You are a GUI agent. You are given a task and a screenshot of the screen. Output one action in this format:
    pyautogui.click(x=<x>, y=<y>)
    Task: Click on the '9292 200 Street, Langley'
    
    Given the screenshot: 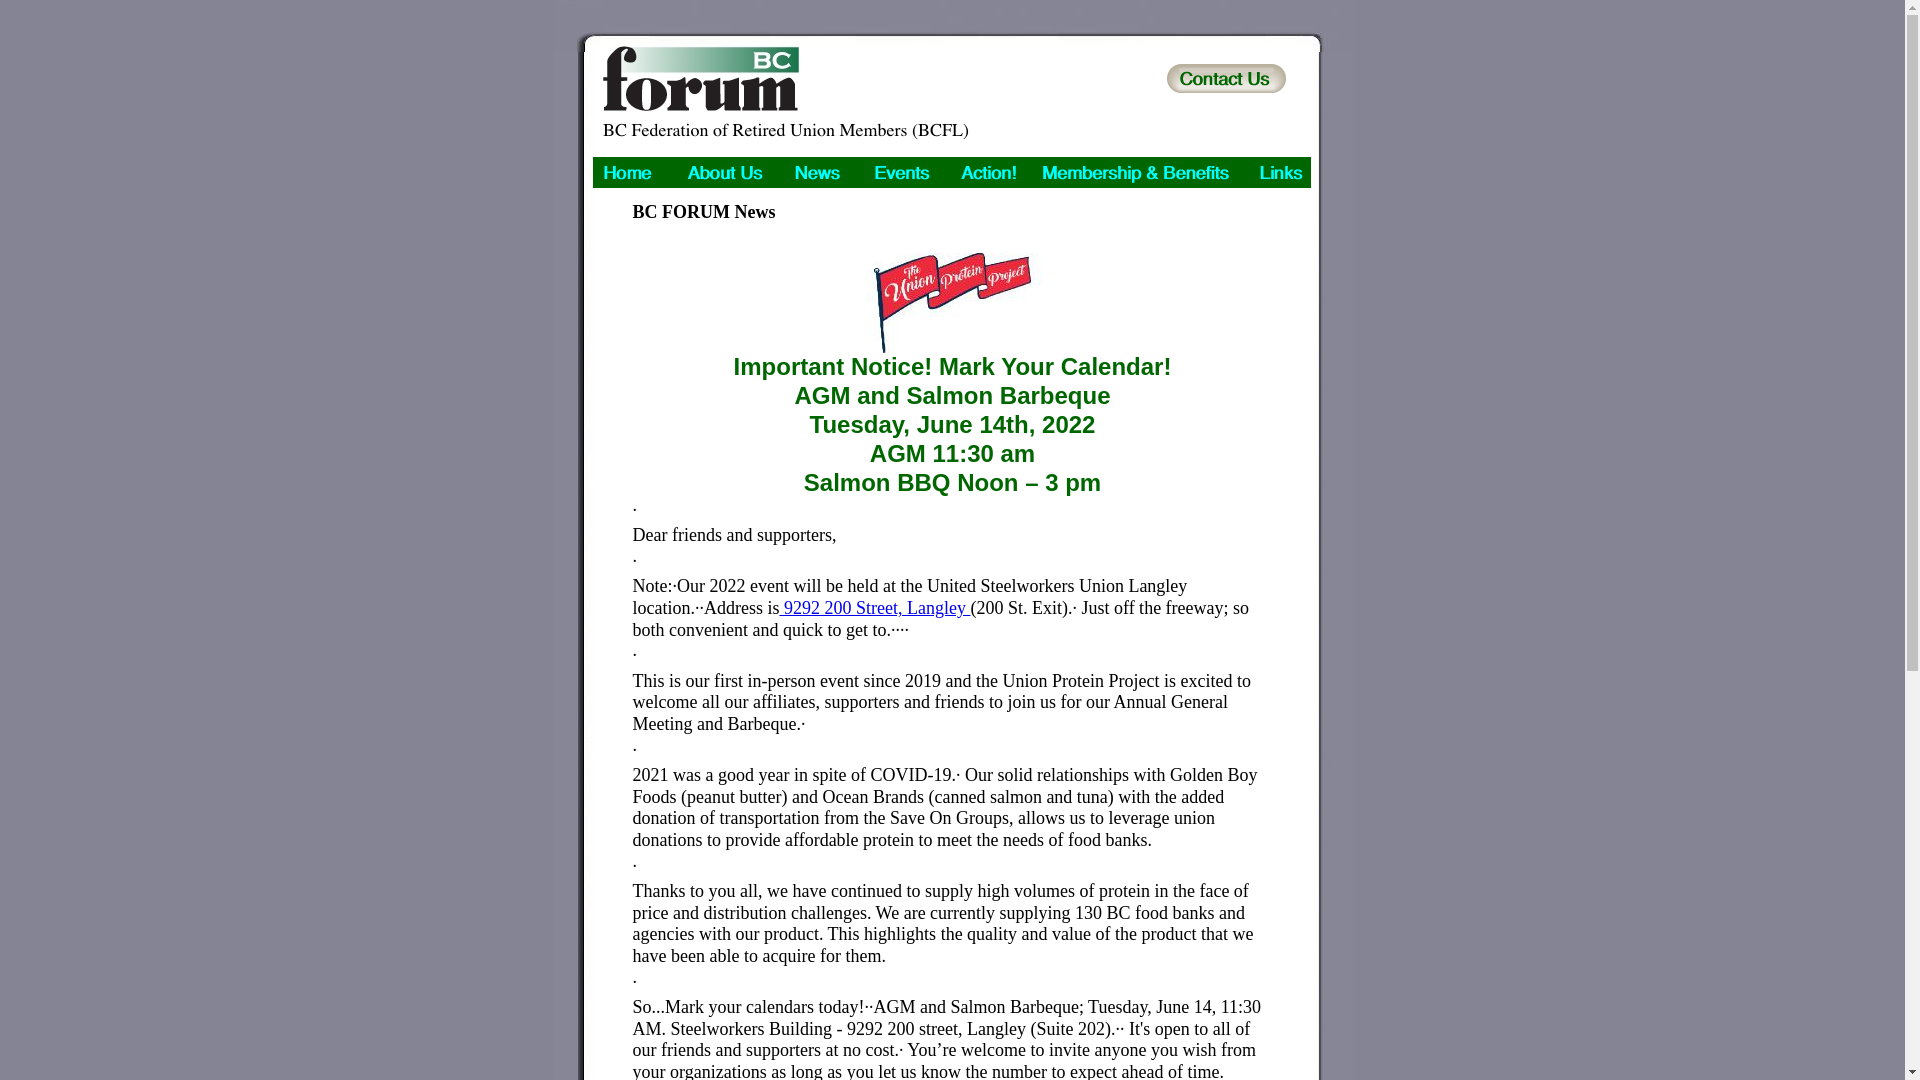 What is the action you would take?
    pyautogui.click(x=874, y=607)
    